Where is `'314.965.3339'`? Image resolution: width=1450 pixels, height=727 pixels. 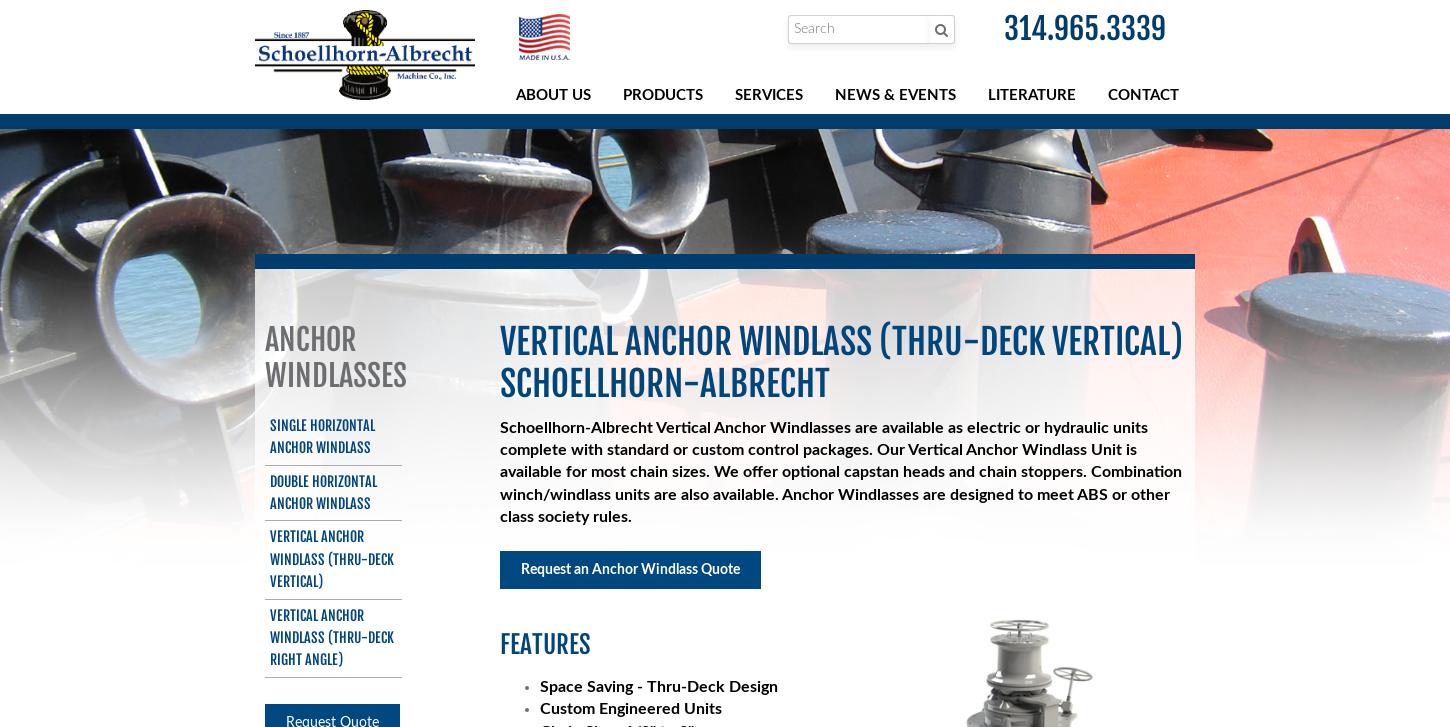
'314.965.3339' is located at coordinates (1085, 28).